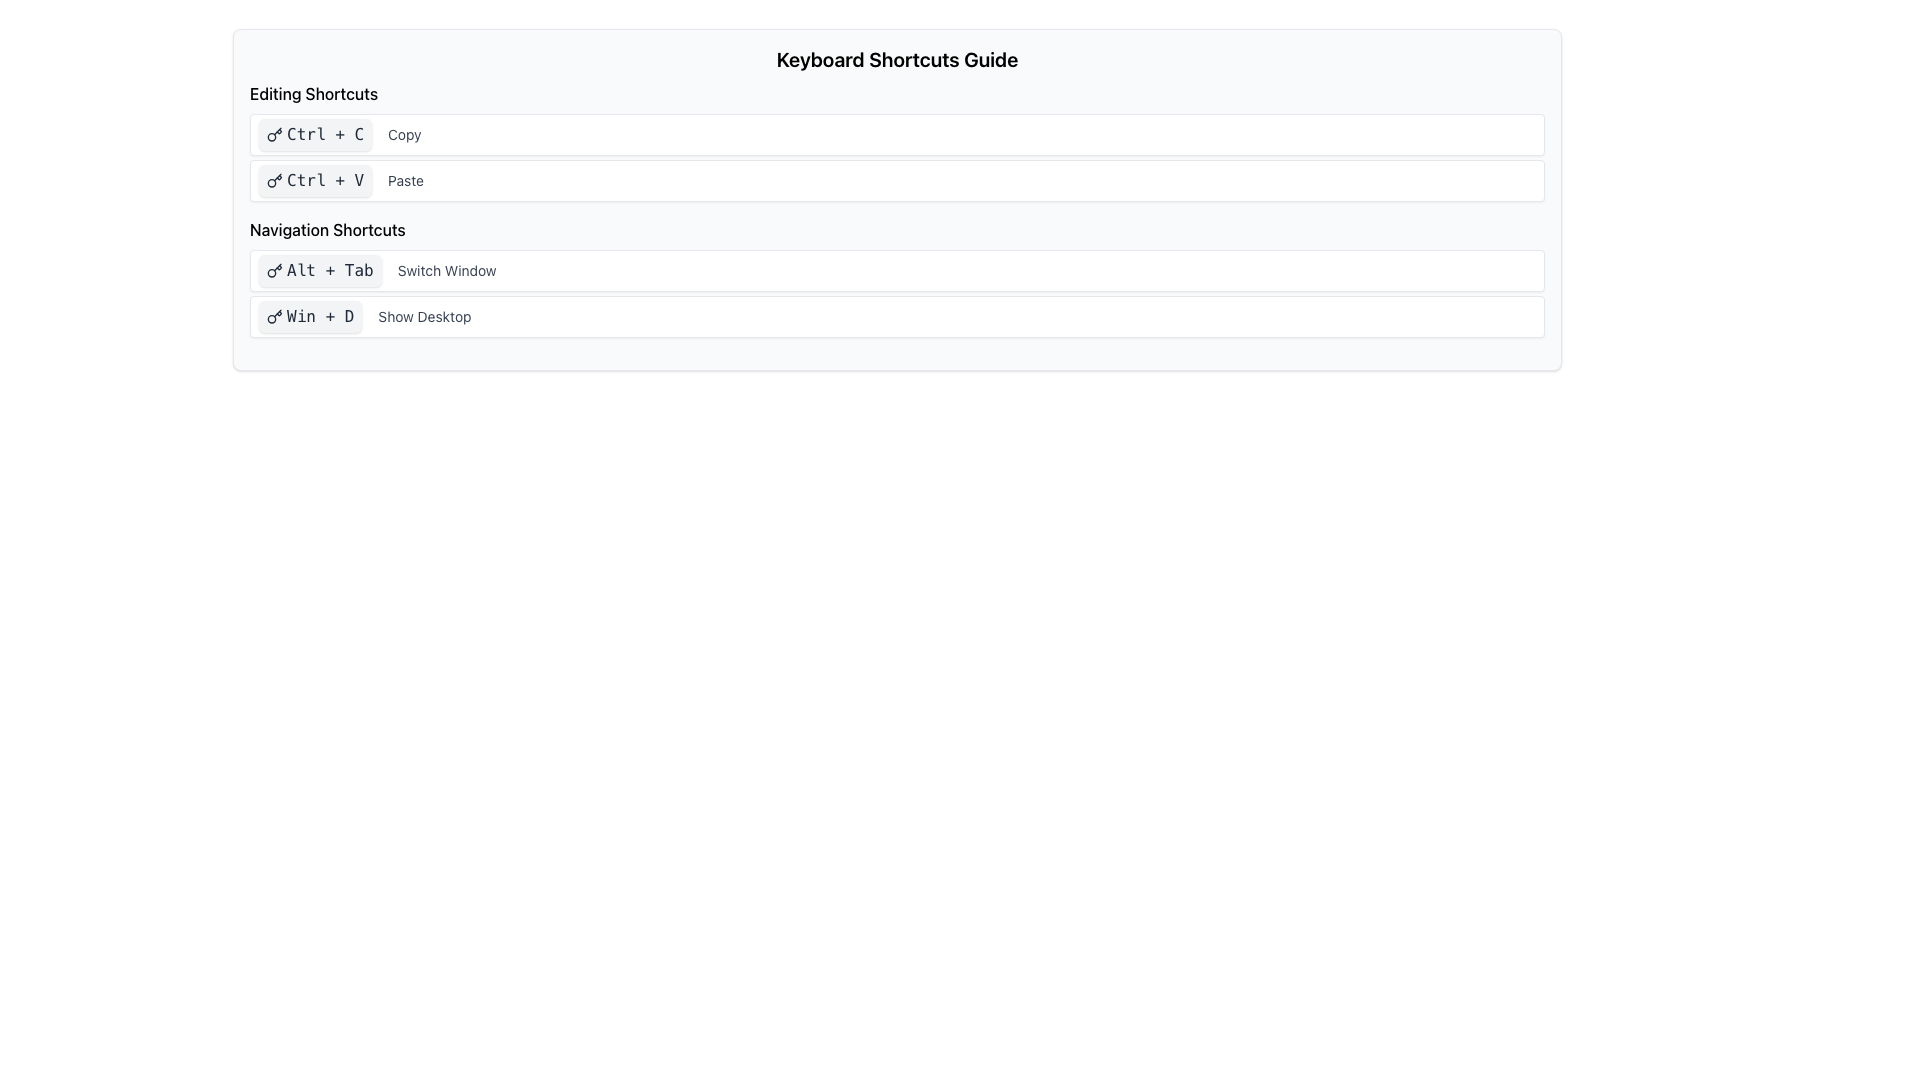  I want to click on the informational item displaying the shortcut 'Win + D' with the description 'Show Desktop', located in the 'Navigation Shortcuts' section beneath 'Alt + Tab – Switch Window', so click(896, 315).